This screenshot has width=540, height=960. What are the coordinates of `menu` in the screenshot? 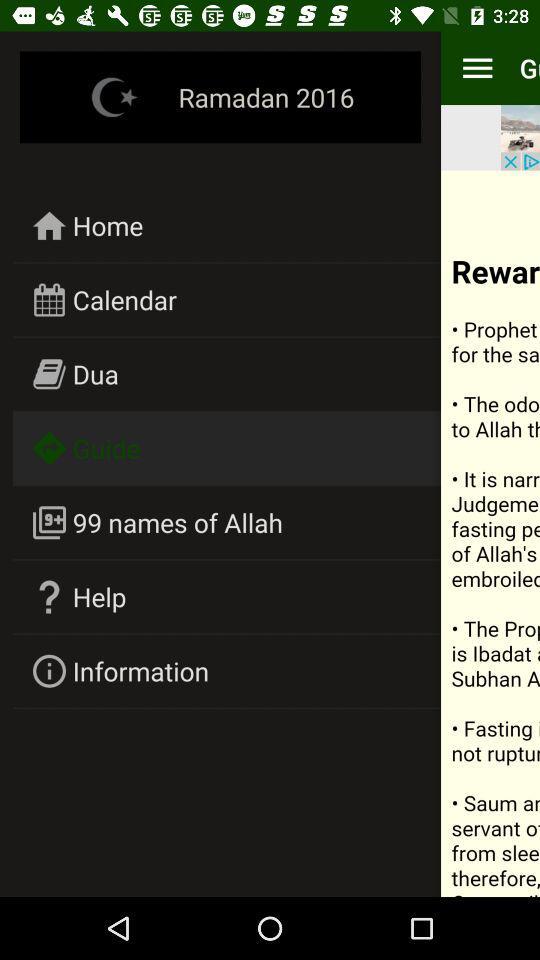 It's located at (476, 68).